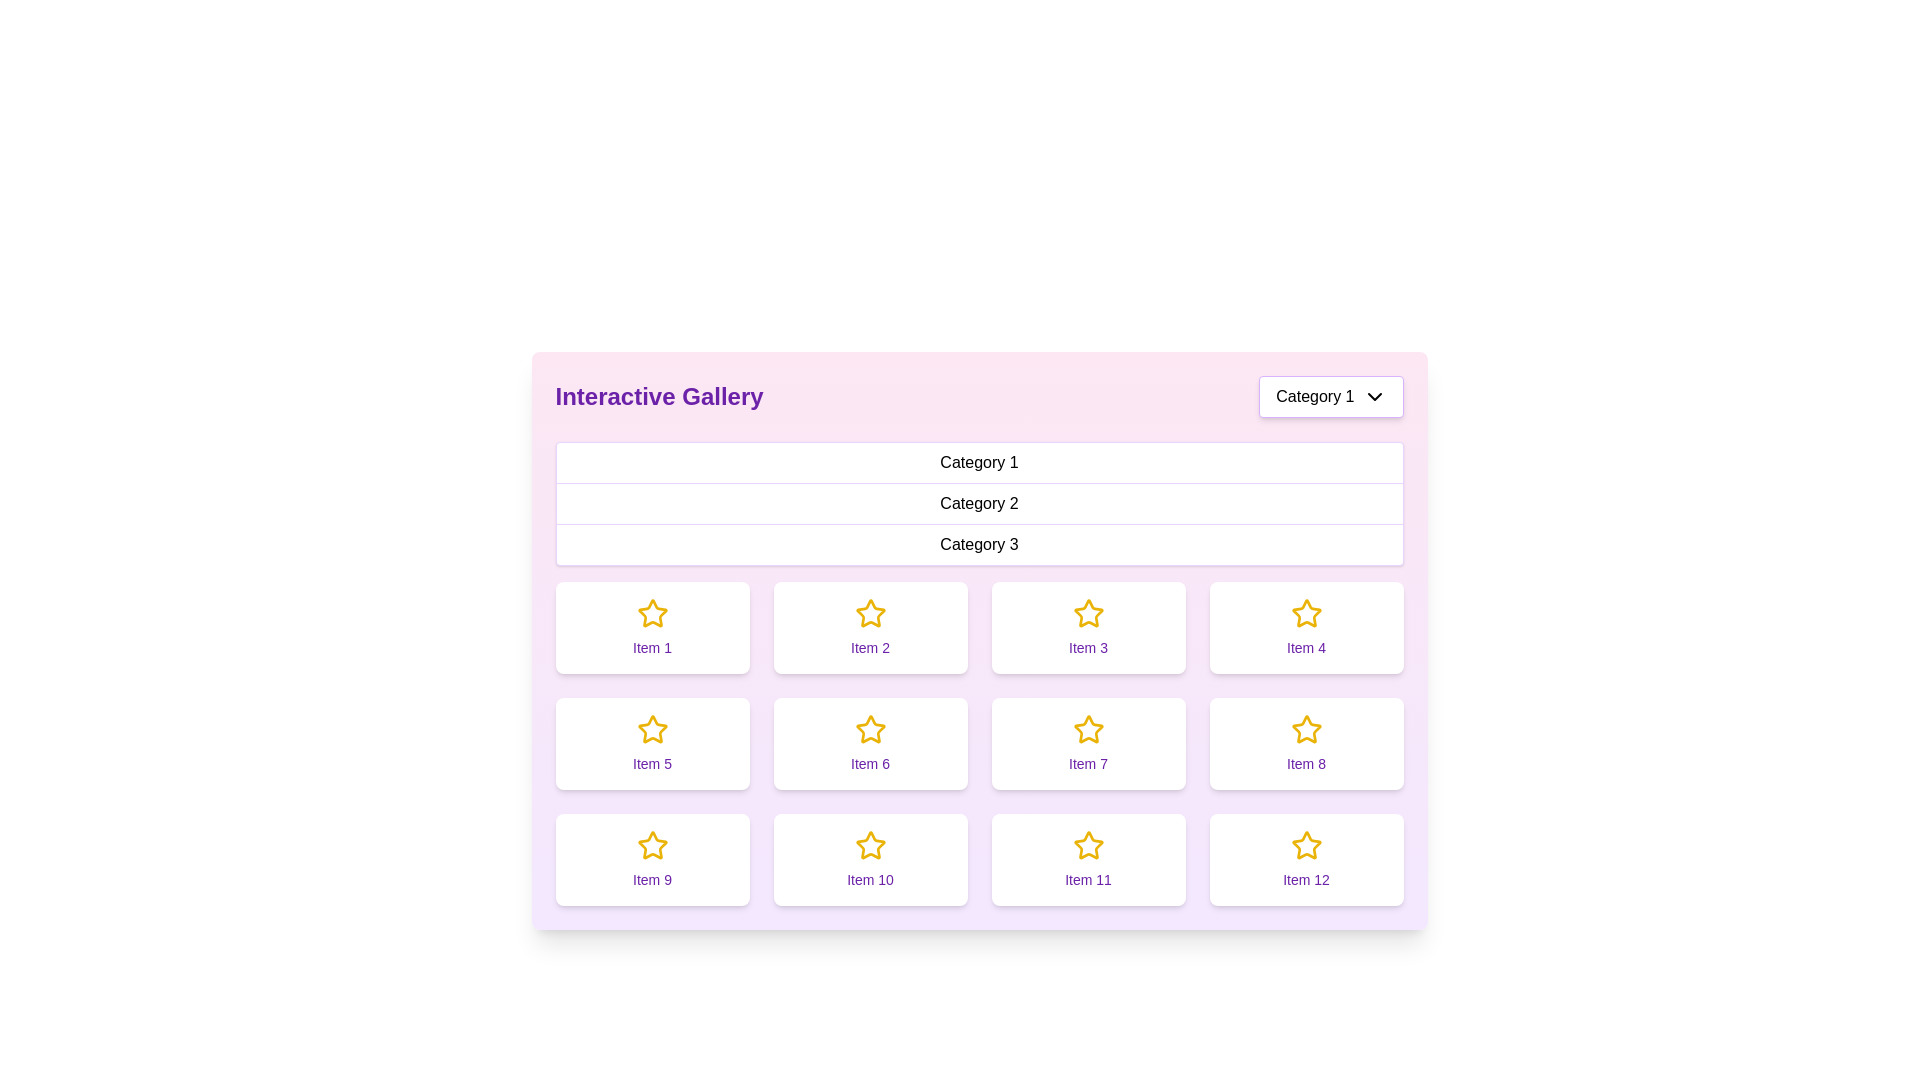 Image resolution: width=1920 pixels, height=1080 pixels. What do you see at coordinates (1306, 845) in the screenshot?
I see `the stylized star icon with a yellow border located above 'Item 12' in the last column of the fourth row of the gallery grid` at bounding box center [1306, 845].